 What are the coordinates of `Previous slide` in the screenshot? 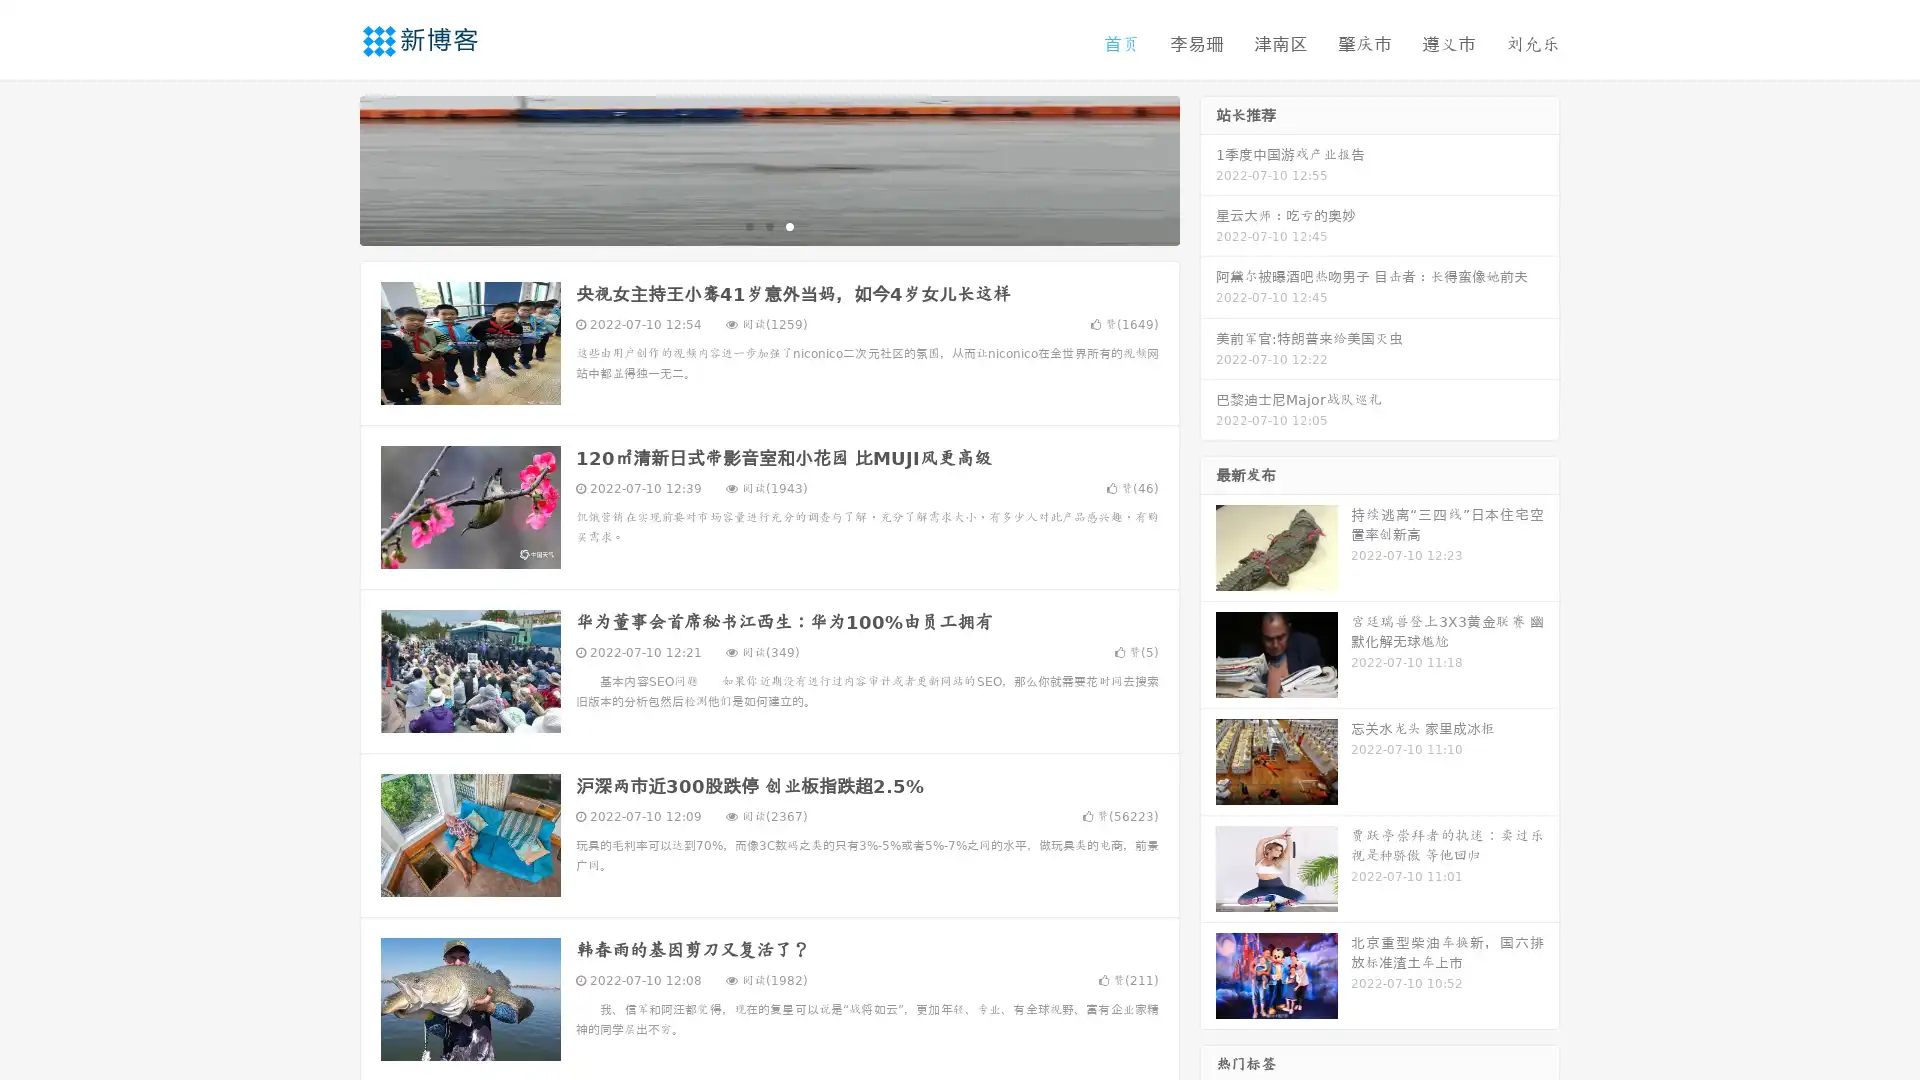 It's located at (330, 168).